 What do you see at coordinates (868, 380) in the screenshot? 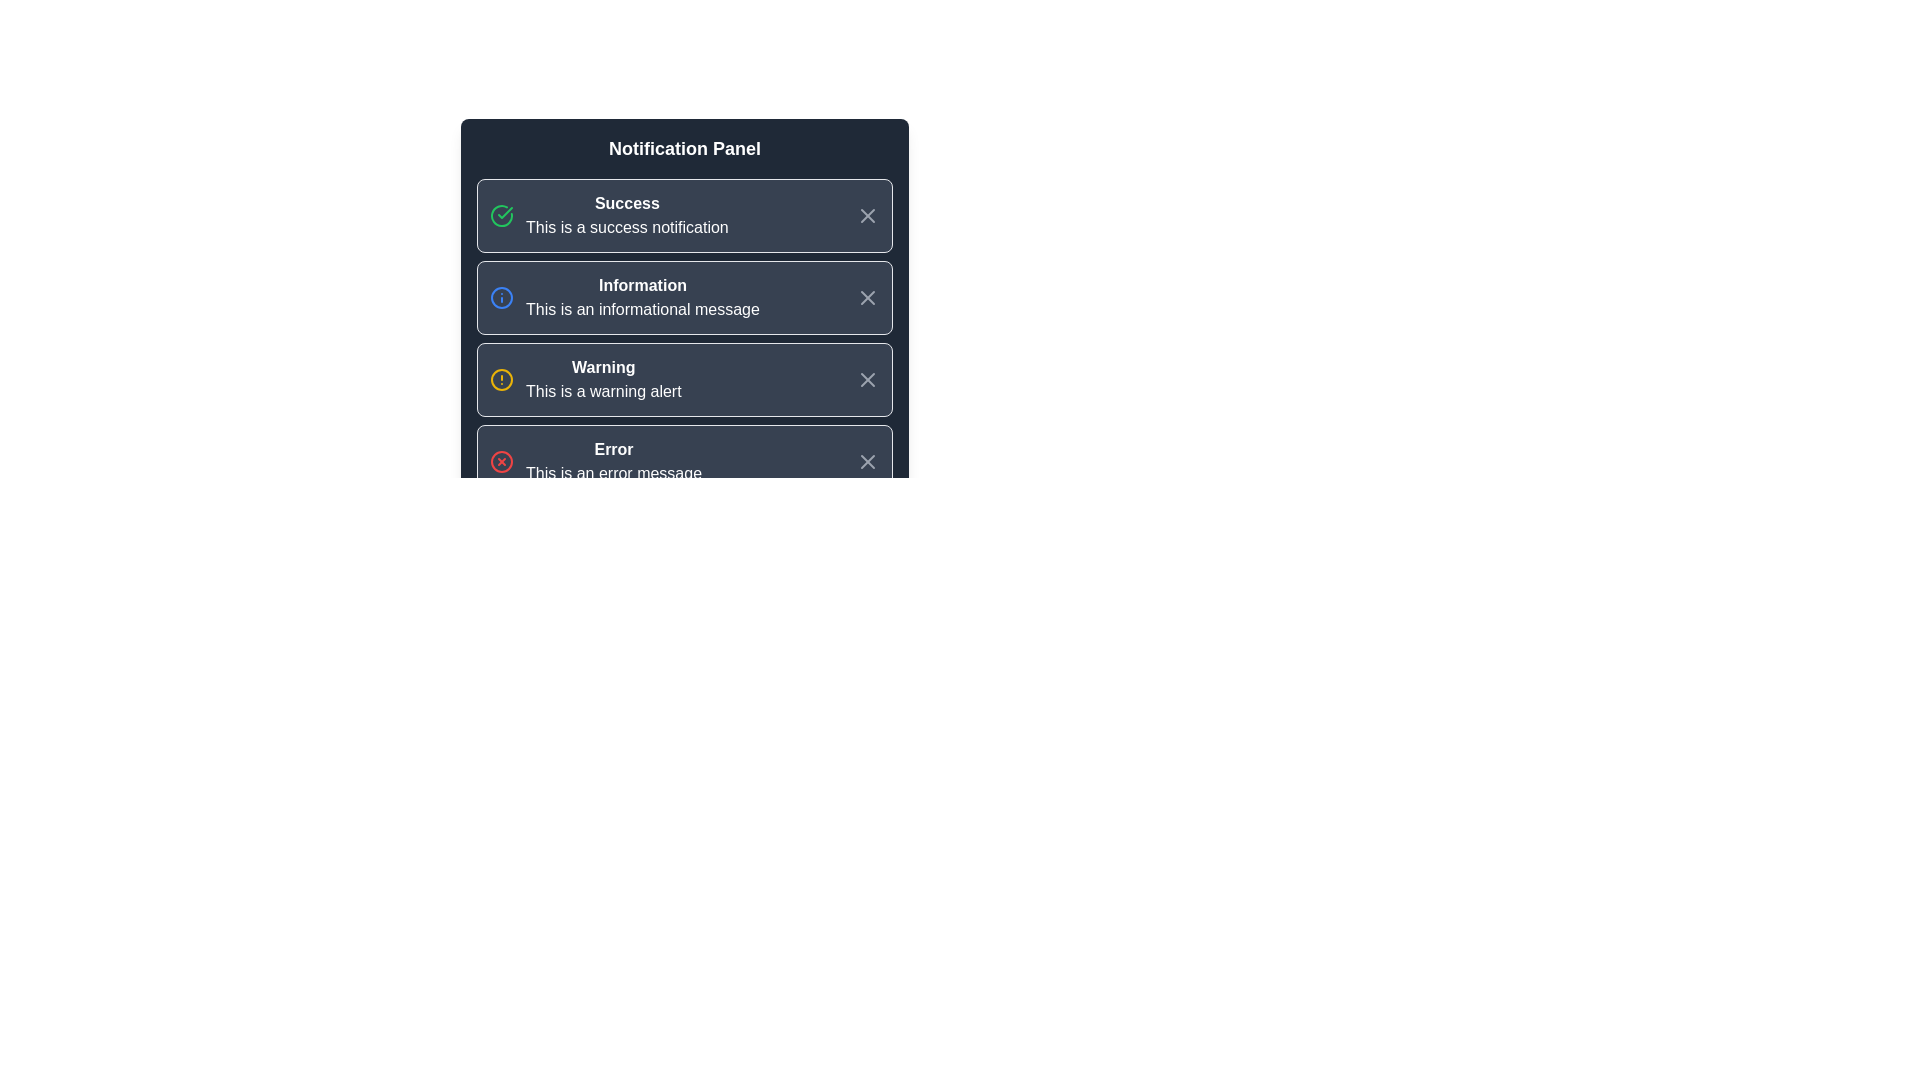
I see `the small 'X' icon located at the top-right corner of the 'Warning' notification box` at bounding box center [868, 380].